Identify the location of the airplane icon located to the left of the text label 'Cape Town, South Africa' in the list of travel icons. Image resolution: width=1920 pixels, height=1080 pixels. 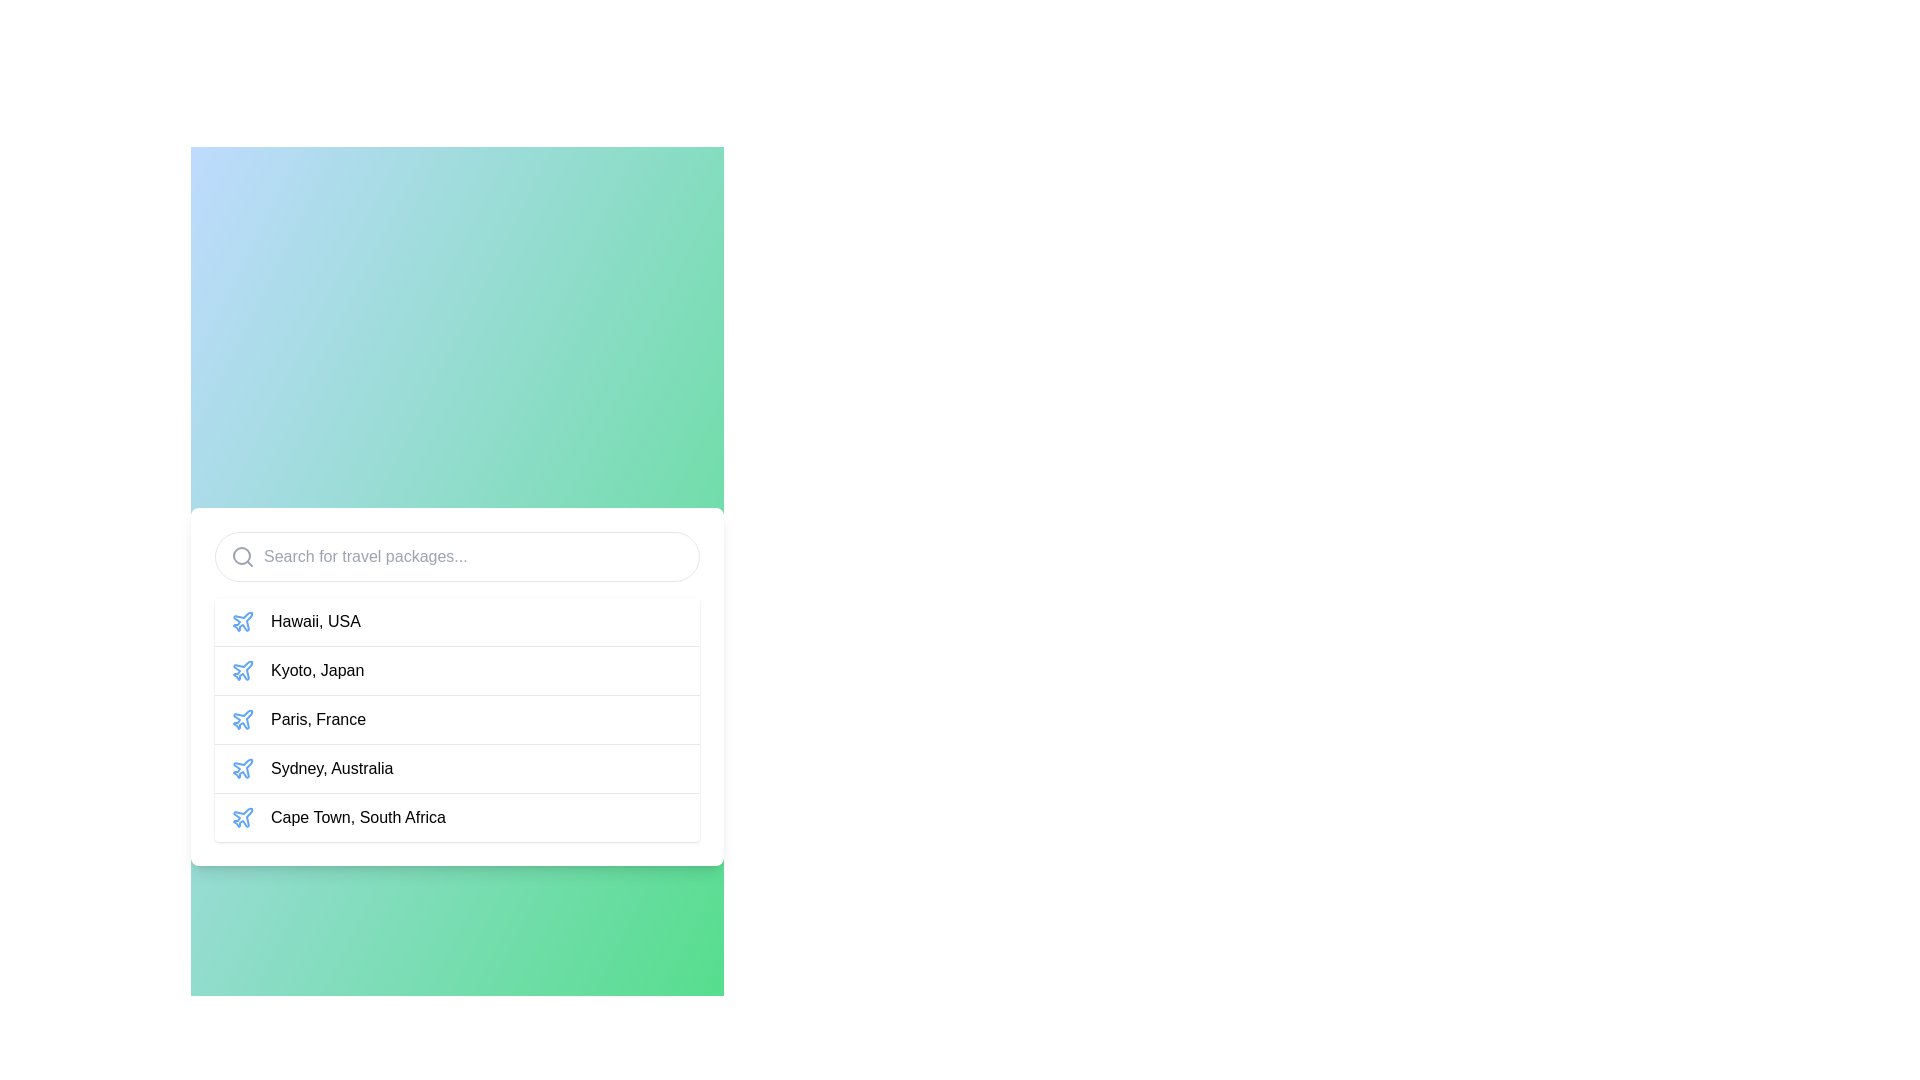
(242, 817).